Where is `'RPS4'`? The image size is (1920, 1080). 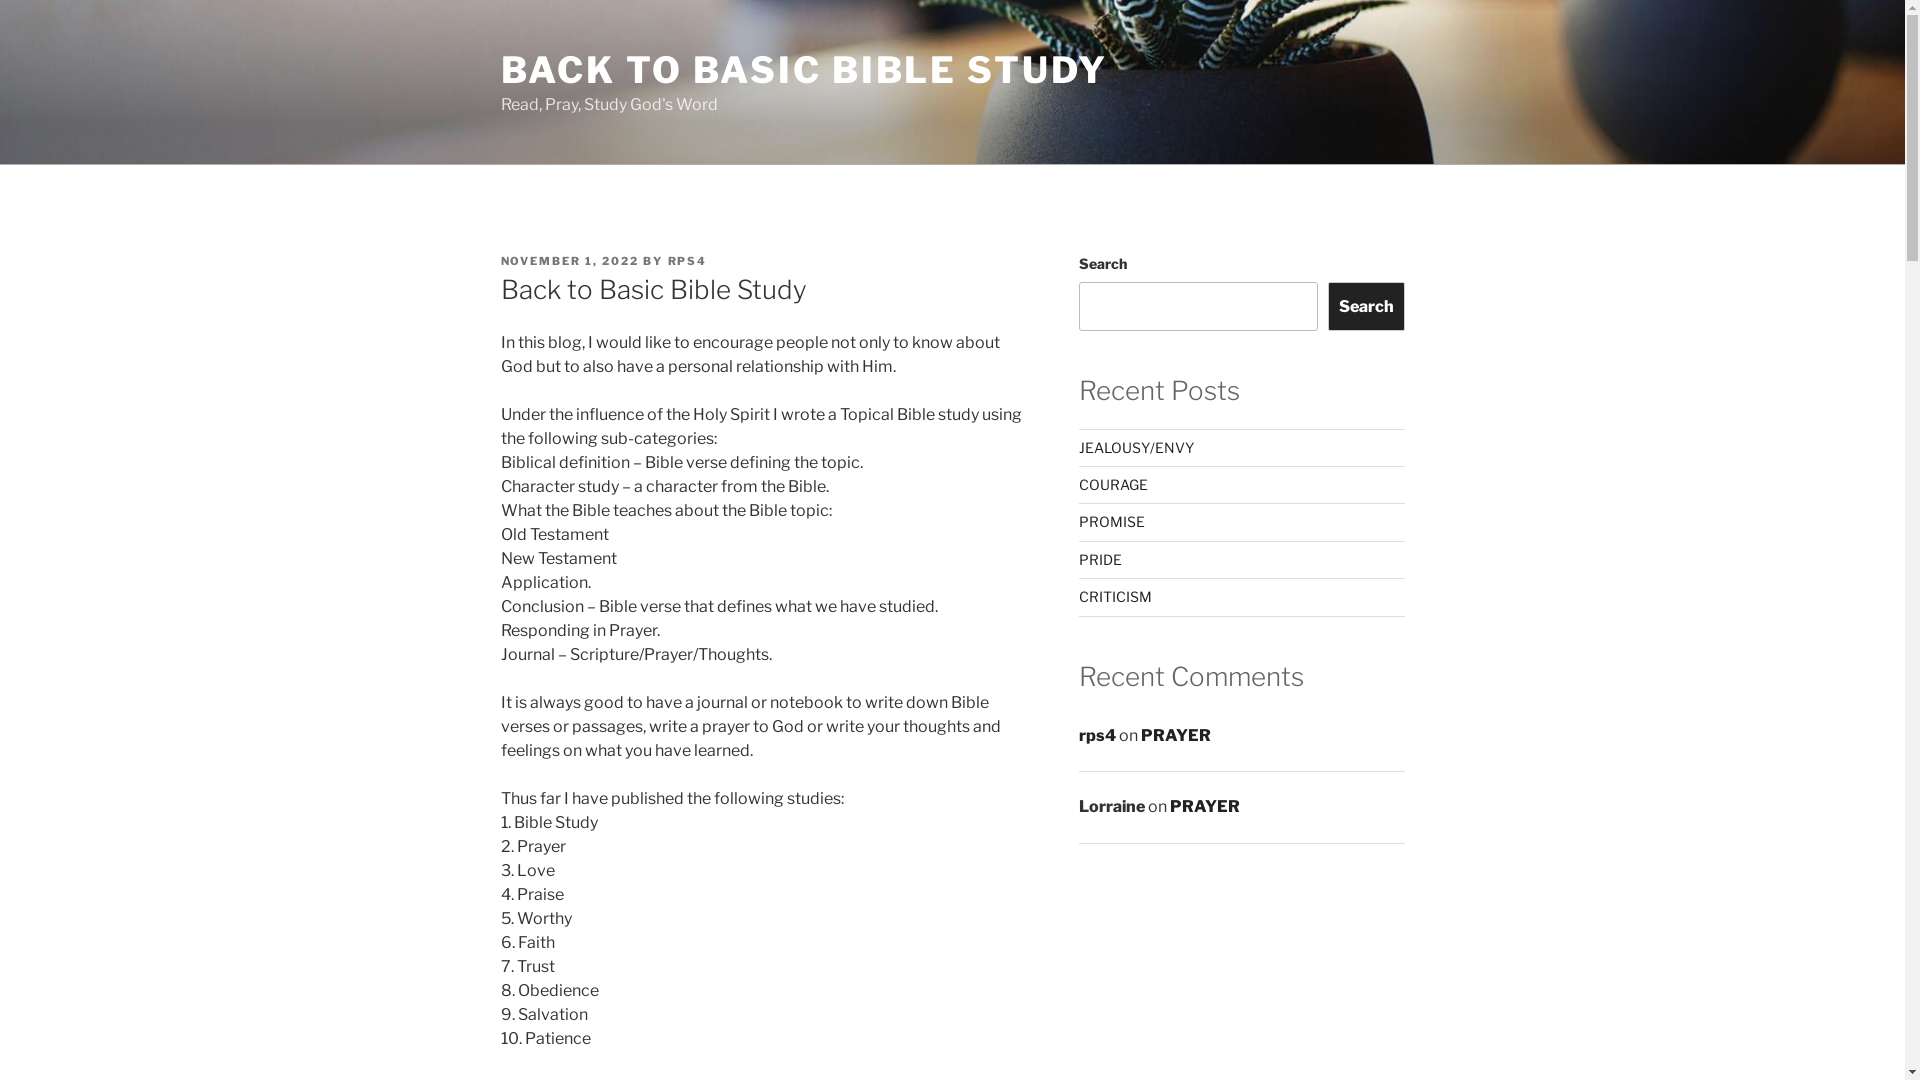
'RPS4' is located at coordinates (687, 260).